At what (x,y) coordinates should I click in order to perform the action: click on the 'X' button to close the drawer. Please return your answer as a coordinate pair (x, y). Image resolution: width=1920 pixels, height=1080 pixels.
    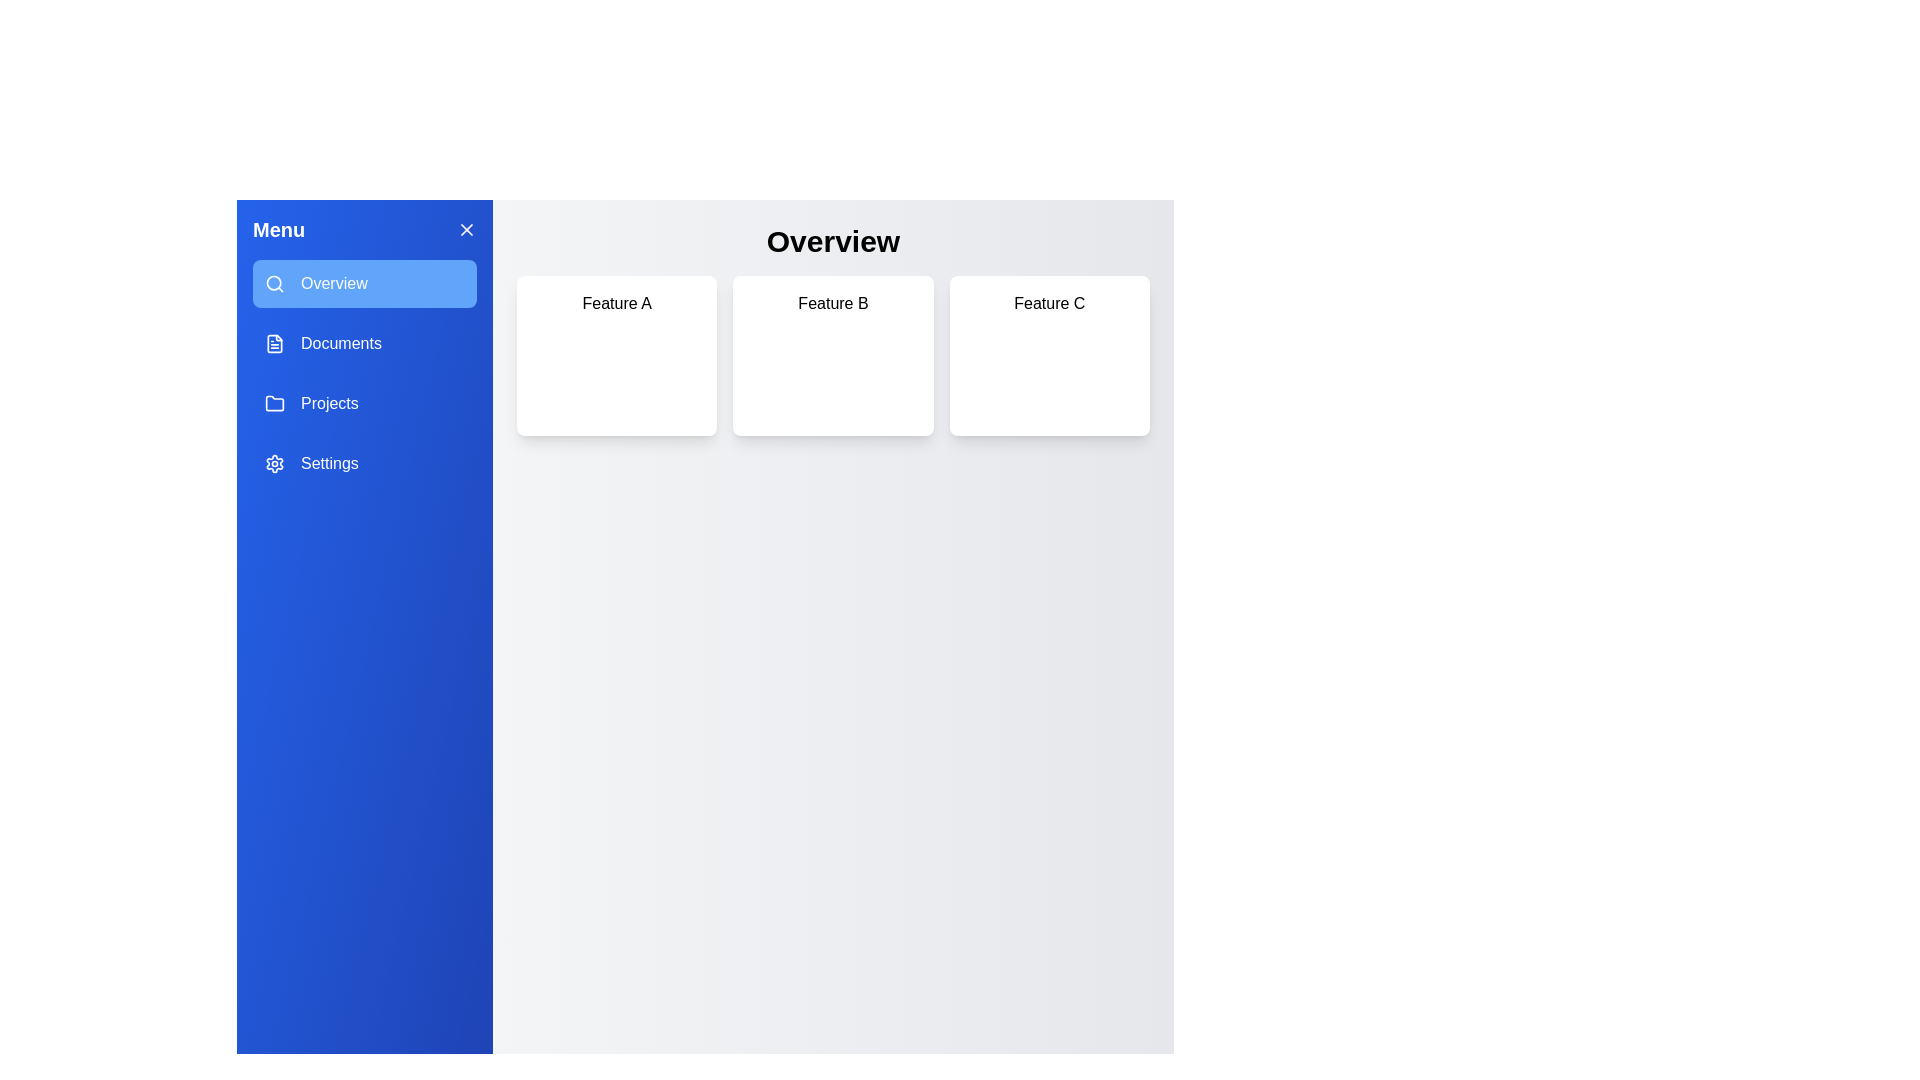
    Looking at the image, I should click on (465, 229).